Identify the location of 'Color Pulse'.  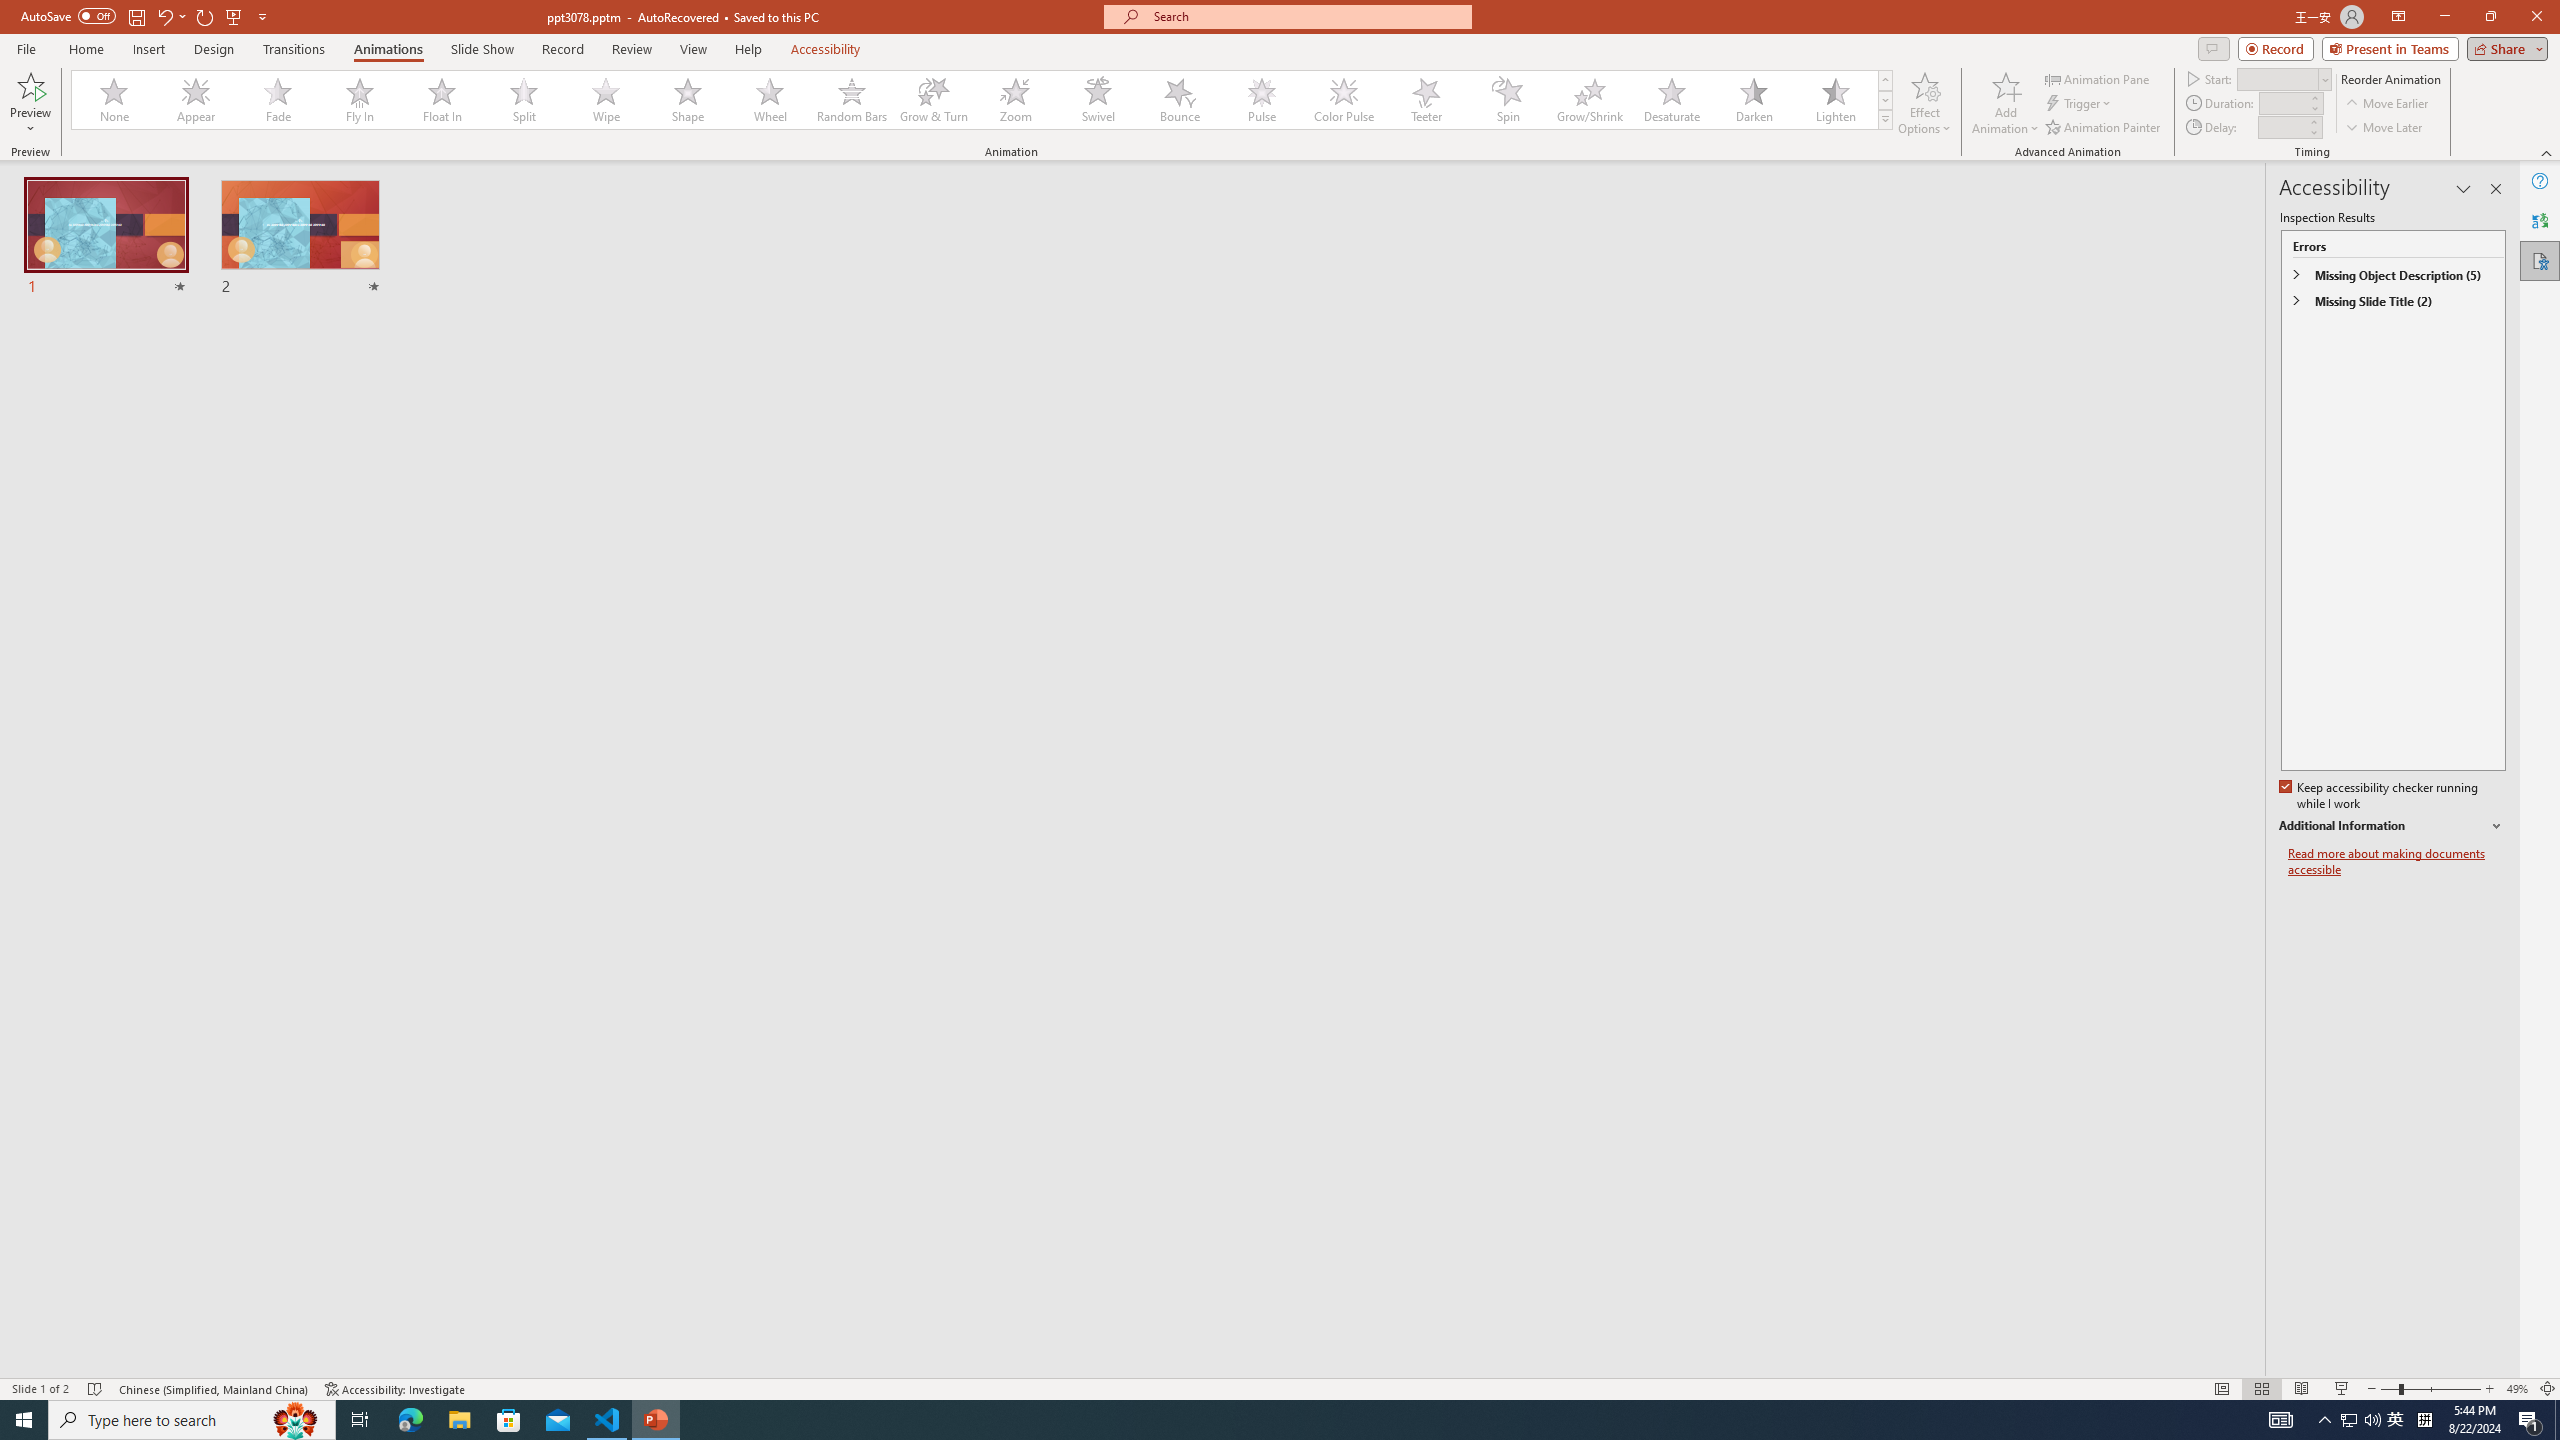
(1344, 99).